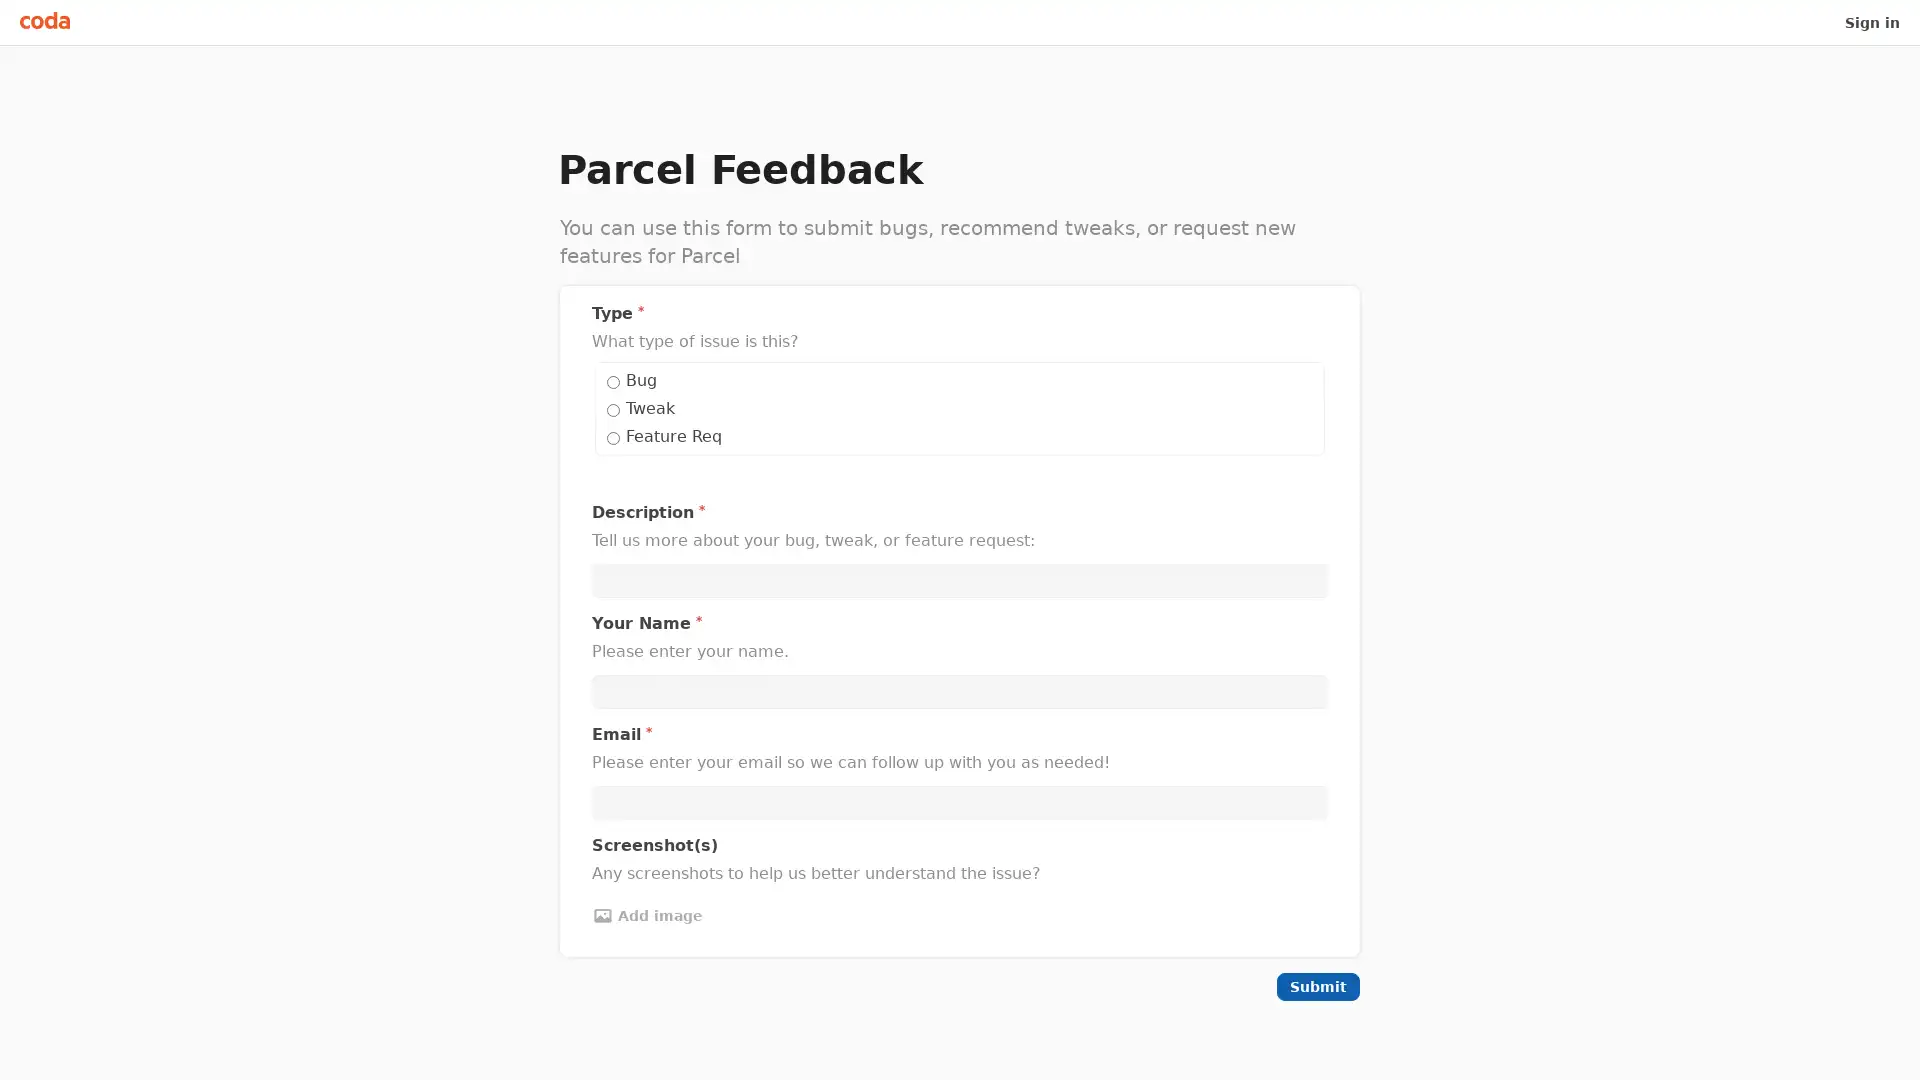 The width and height of the screenshot is (1920, 1080). What do you see at coordinates (651, 915) in the screenshot?
I see `Add image` at bounding box center [651, 915].